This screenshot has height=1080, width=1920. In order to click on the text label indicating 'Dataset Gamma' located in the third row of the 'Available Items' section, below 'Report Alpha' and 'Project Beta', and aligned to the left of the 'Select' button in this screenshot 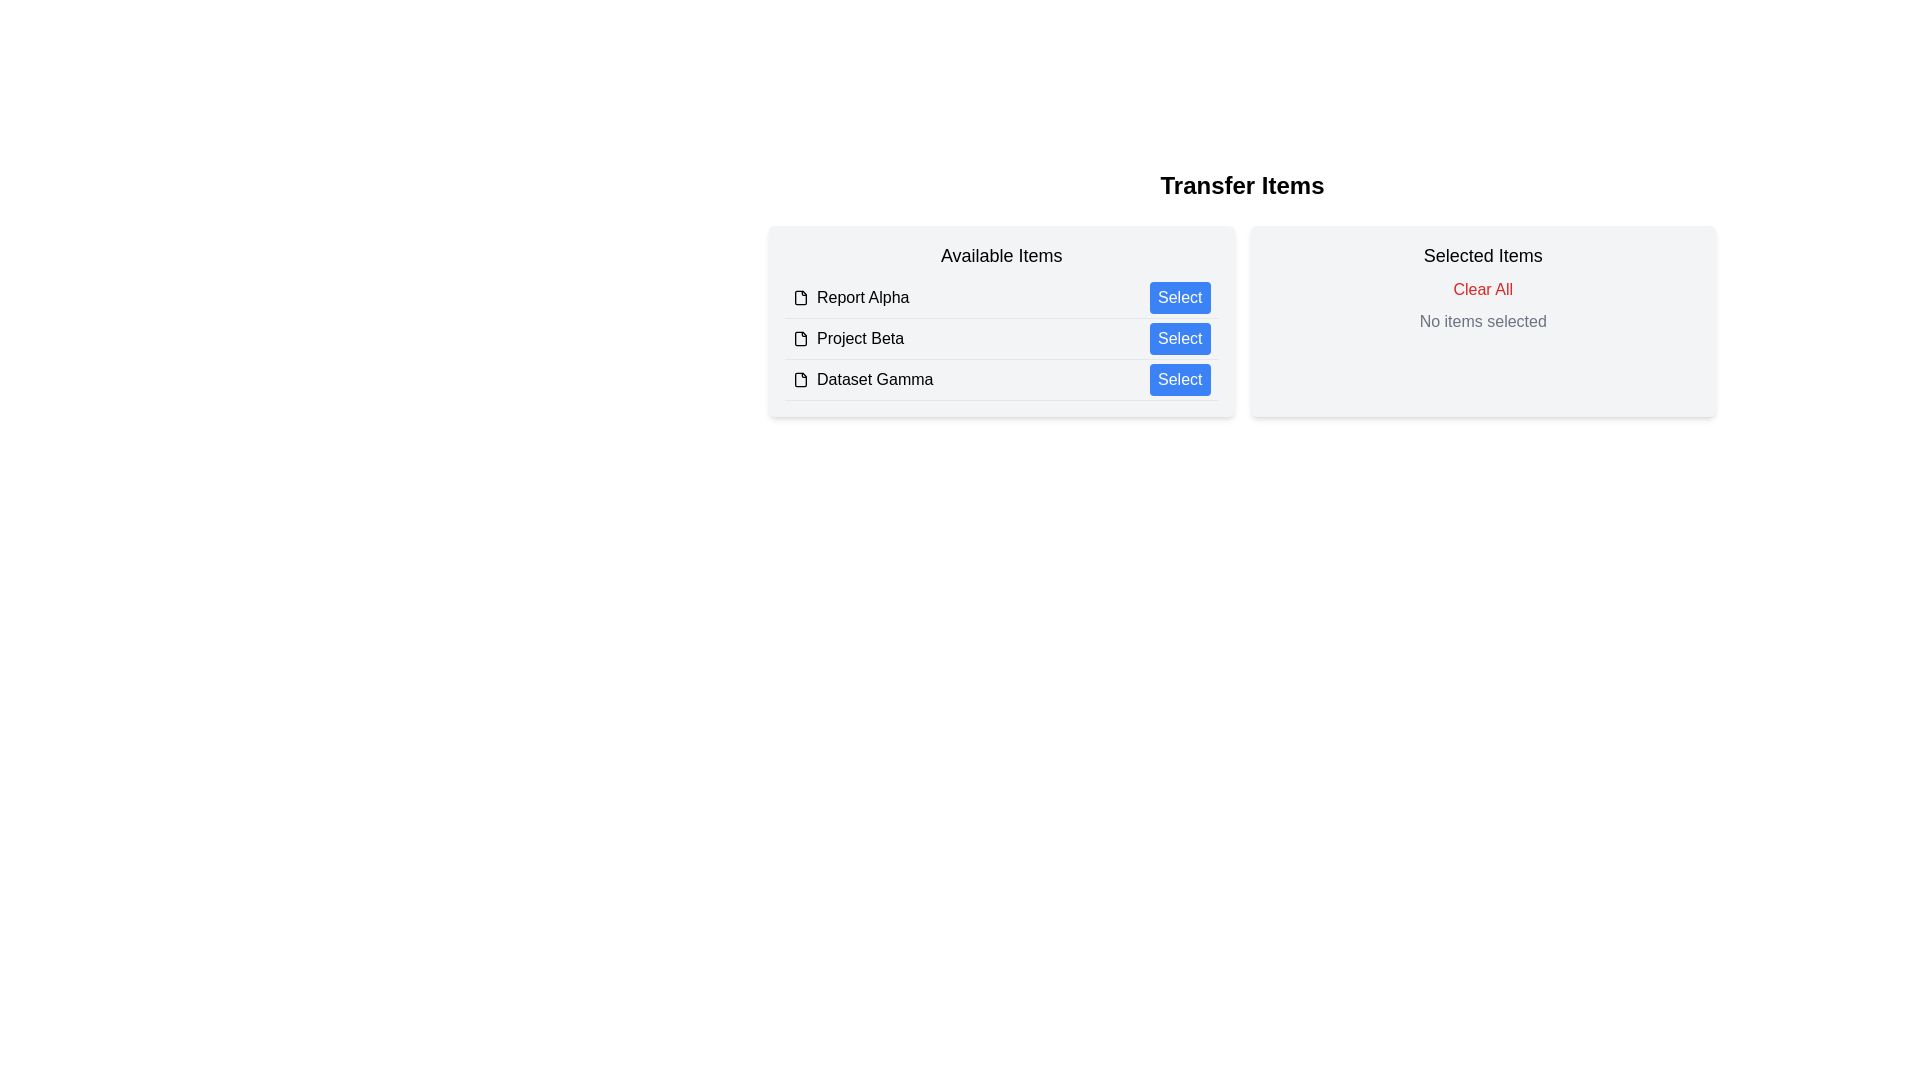, I will do `click(875, 380)`.